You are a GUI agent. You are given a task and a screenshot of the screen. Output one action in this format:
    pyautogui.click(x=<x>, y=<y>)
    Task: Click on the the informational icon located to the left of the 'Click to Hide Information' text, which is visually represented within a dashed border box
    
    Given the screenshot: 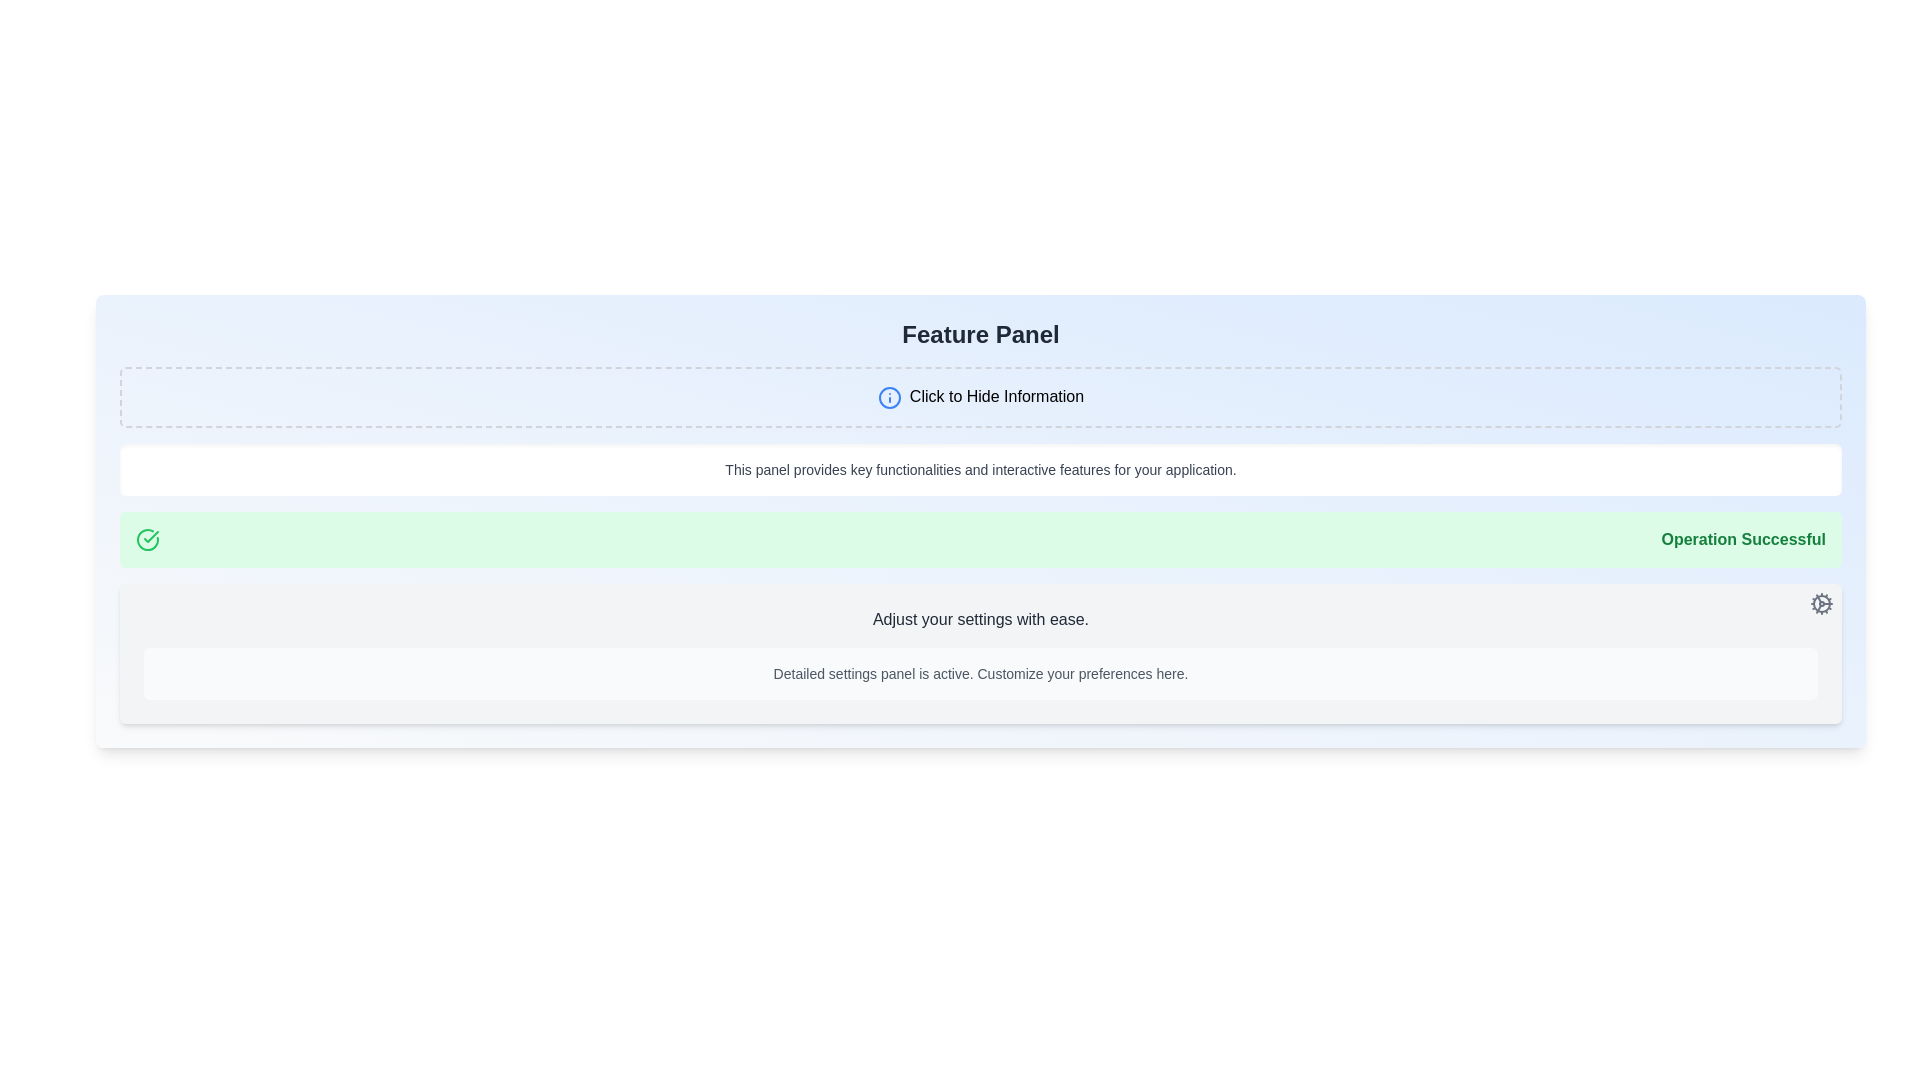 What is the action you would take?
    pyautogui.click(x=888, y=397)
    